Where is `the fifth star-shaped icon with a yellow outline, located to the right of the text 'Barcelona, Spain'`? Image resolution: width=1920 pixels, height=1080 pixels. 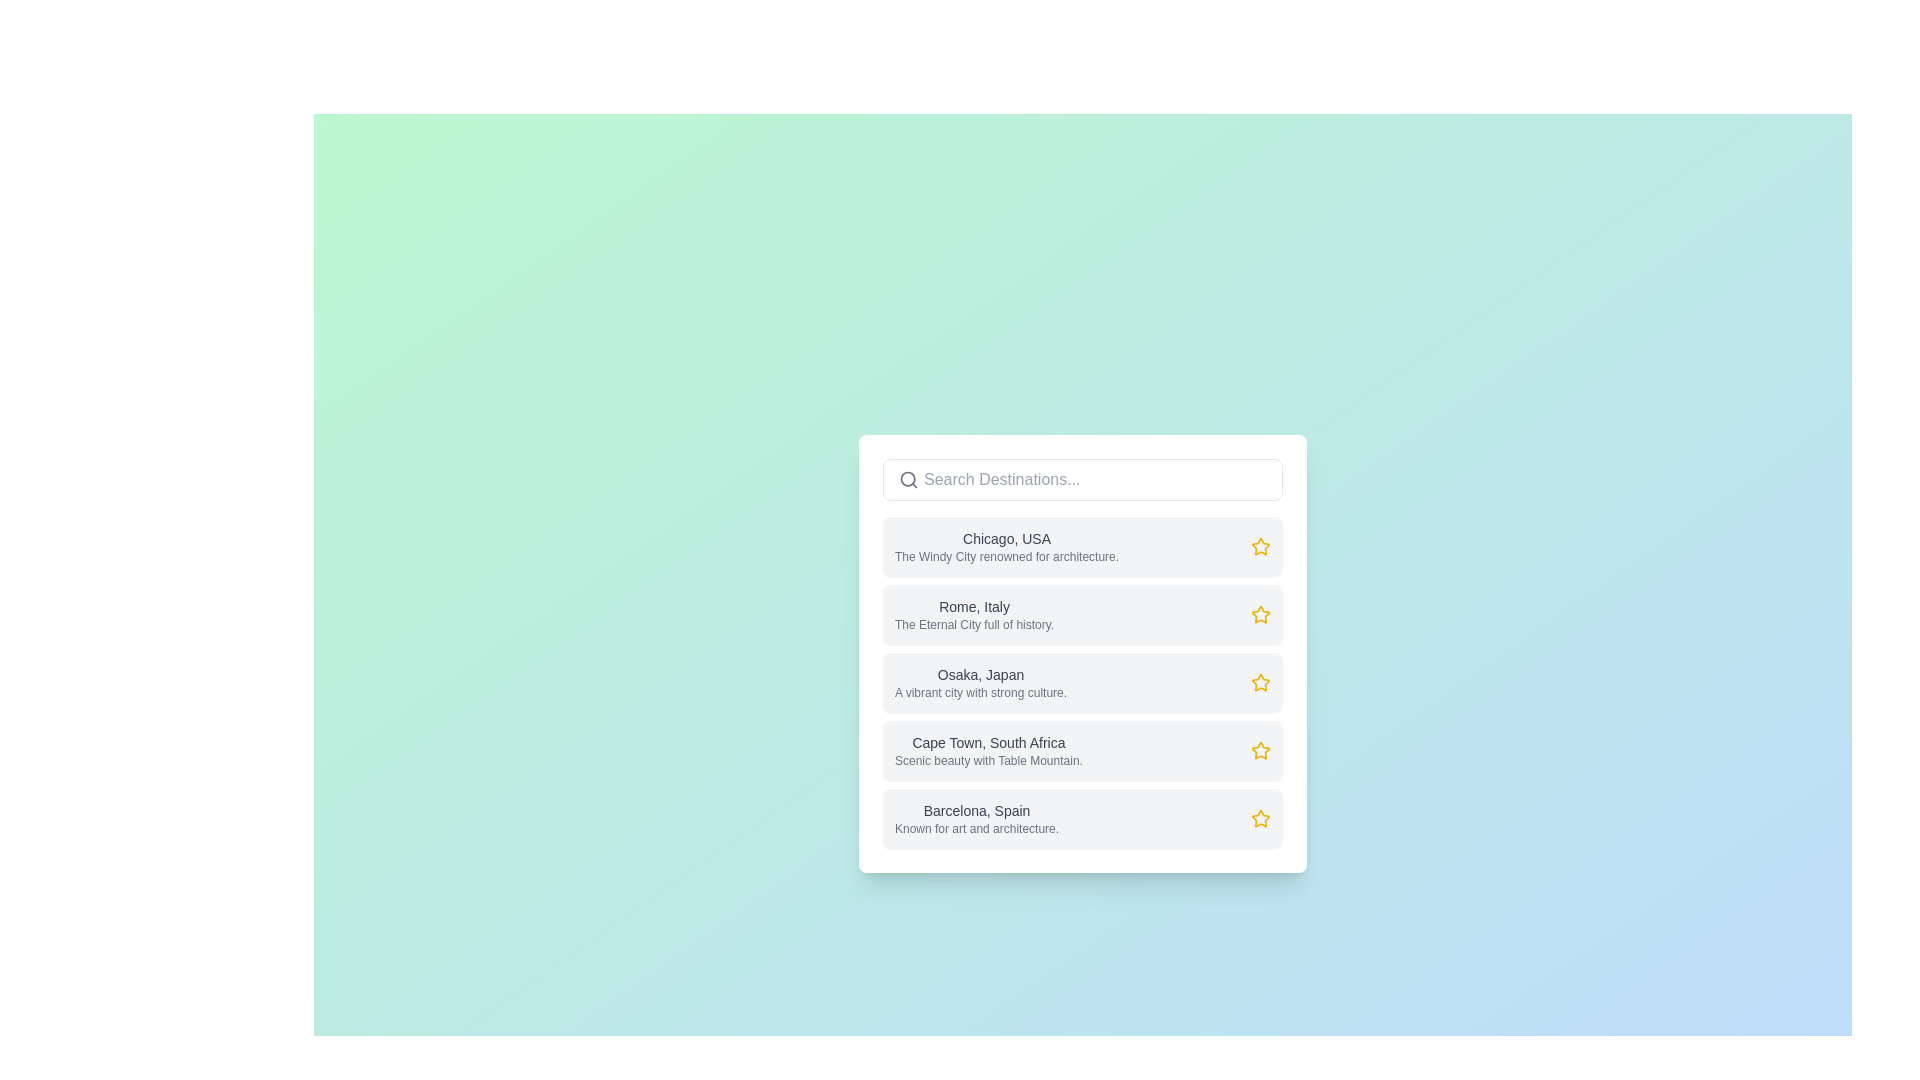 the fifth star-shaped icon with a yellow outline, located to the right of the text 'Barcelona, Spain' is located at coordinates (1260, 818).